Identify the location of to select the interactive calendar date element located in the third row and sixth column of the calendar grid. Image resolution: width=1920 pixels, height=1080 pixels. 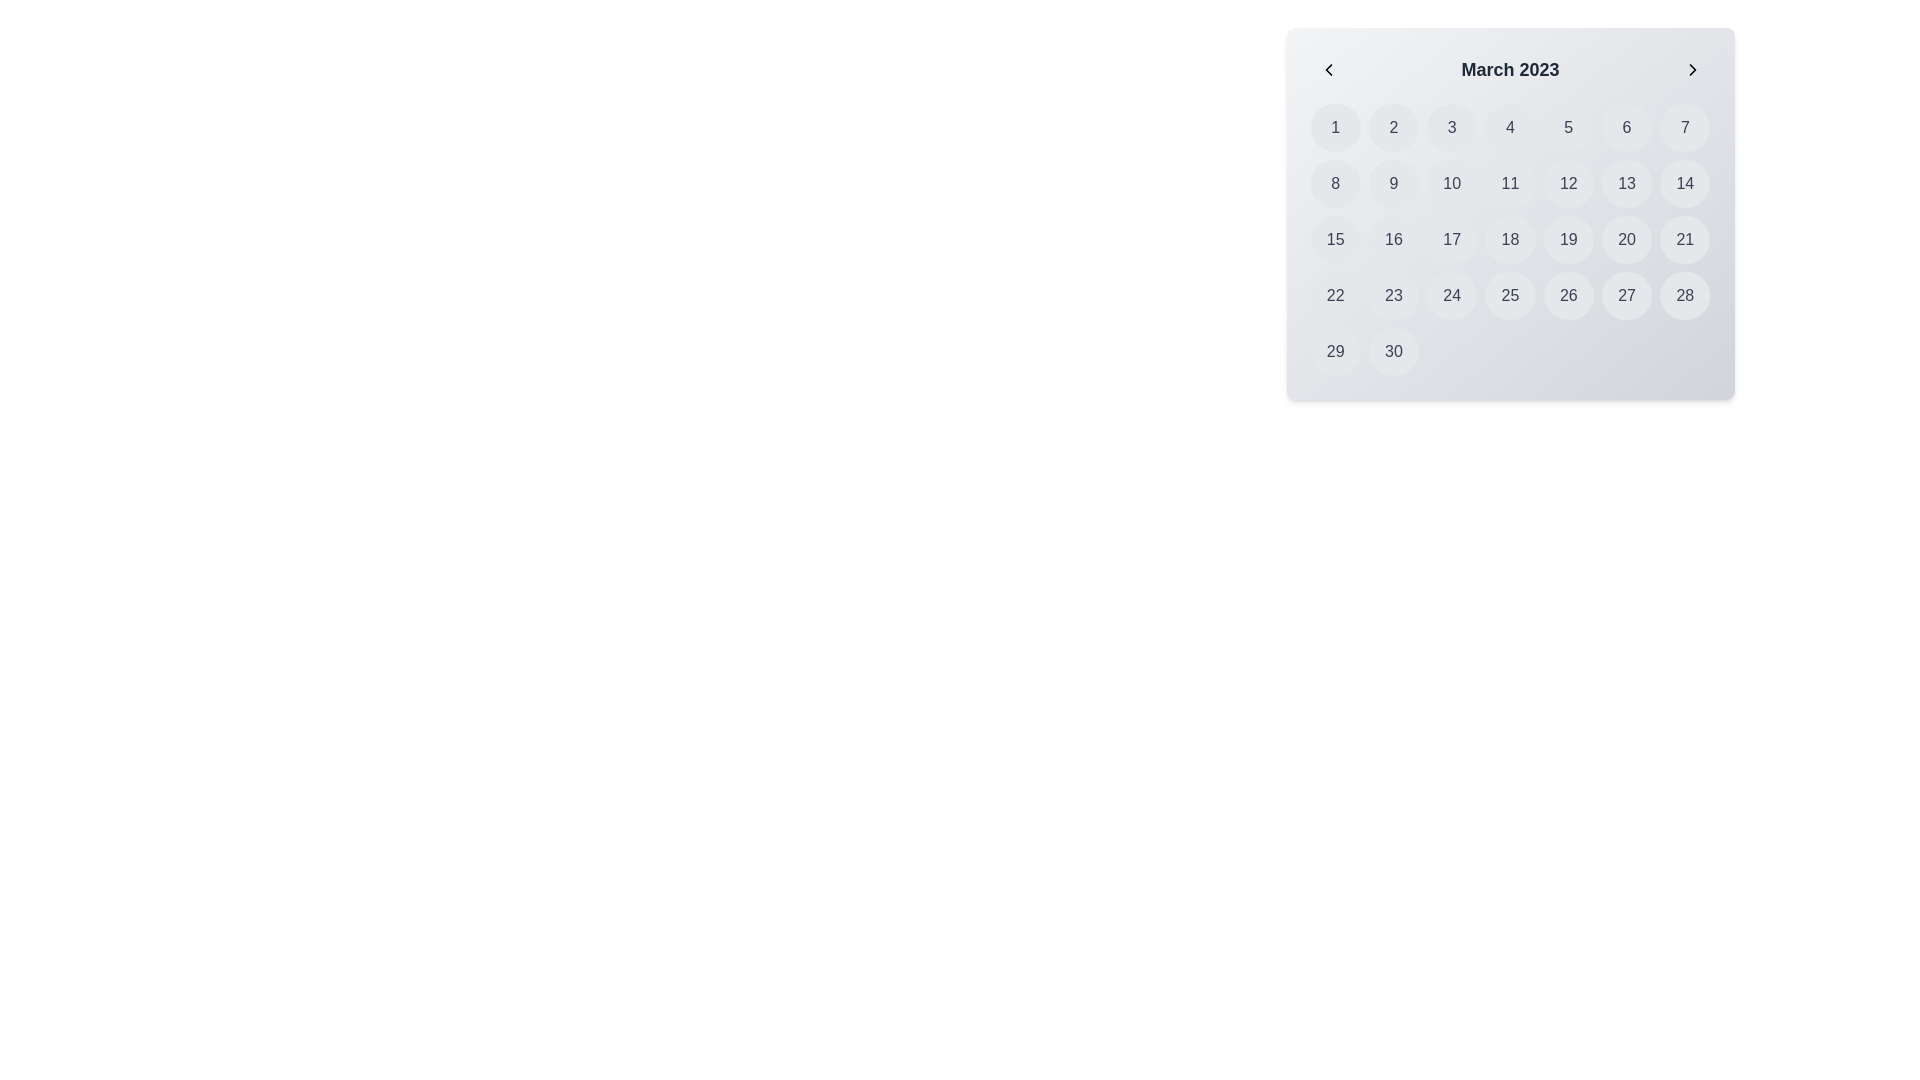
(1627, 238).